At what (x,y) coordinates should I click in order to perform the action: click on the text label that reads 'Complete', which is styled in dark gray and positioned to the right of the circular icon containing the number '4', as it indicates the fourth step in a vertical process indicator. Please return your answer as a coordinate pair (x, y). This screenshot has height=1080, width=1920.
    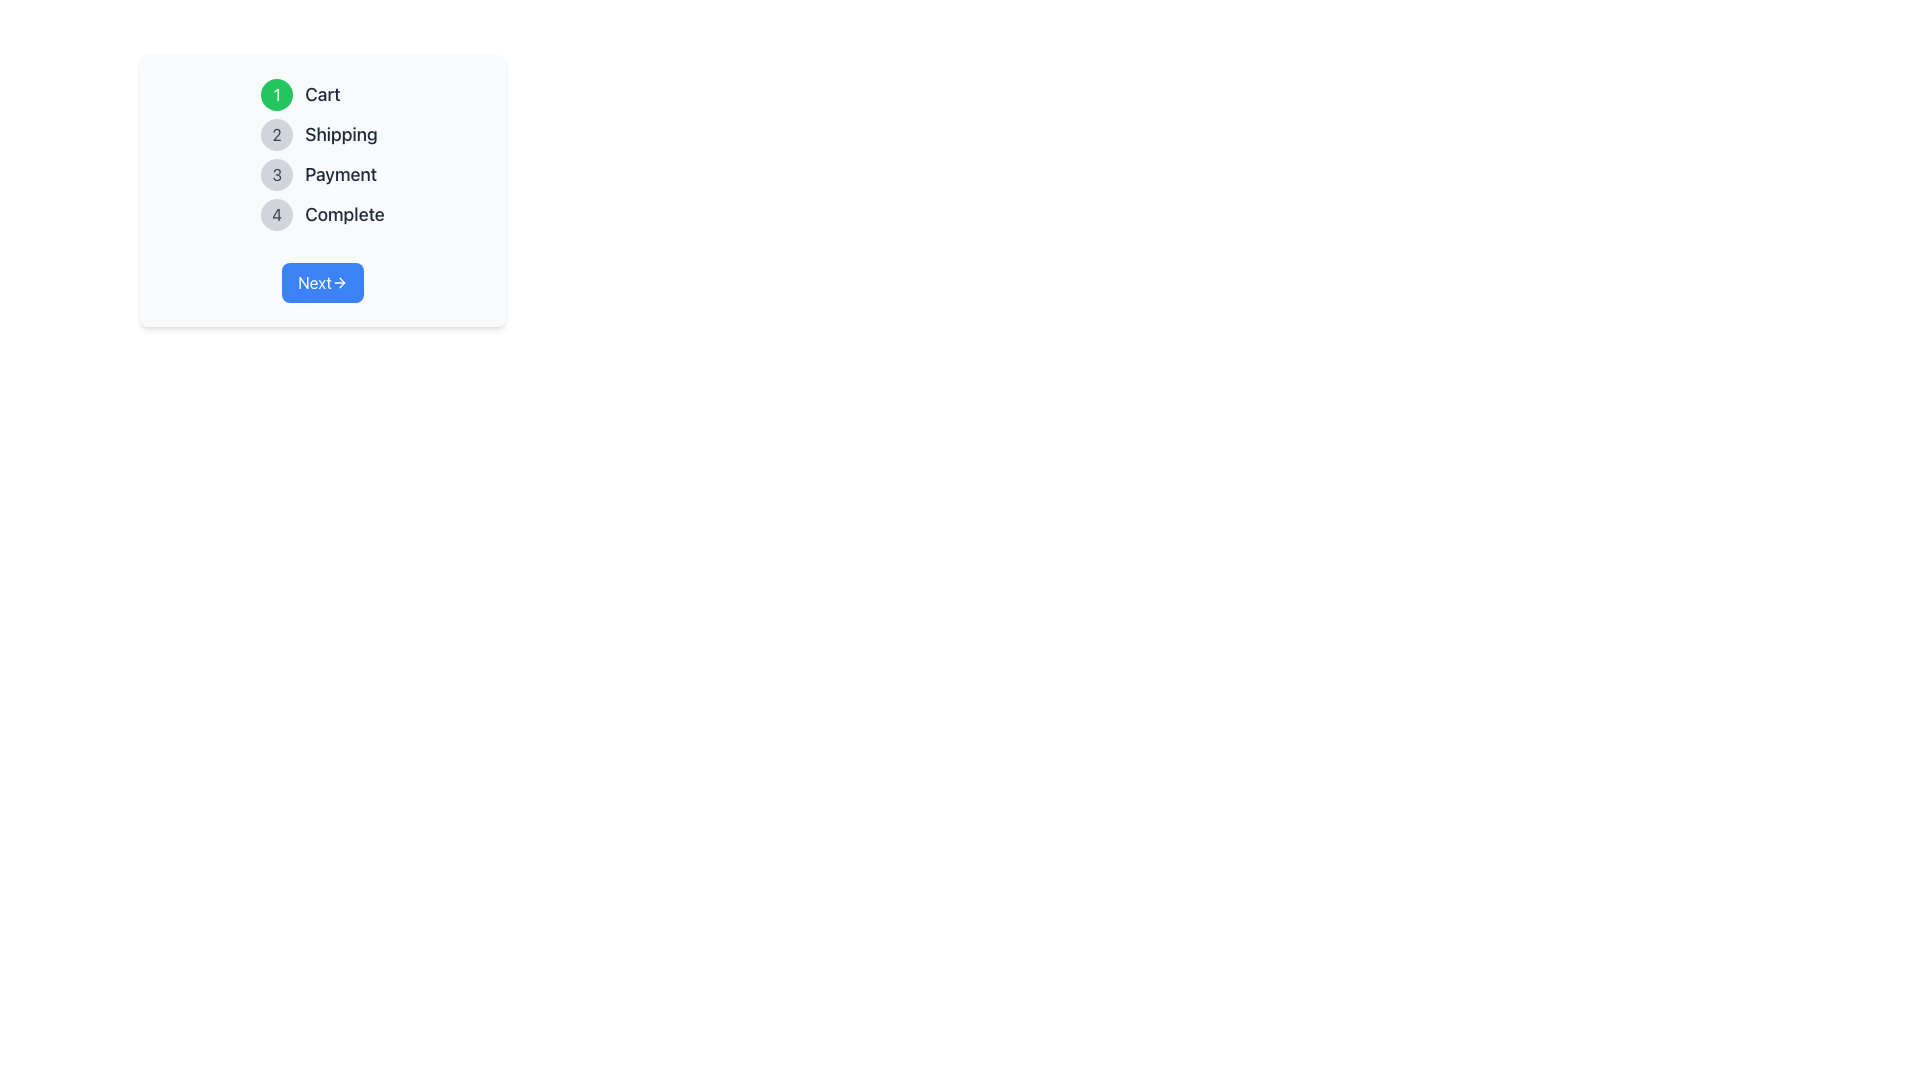
    Looking at the image, I should click on (345, 215).